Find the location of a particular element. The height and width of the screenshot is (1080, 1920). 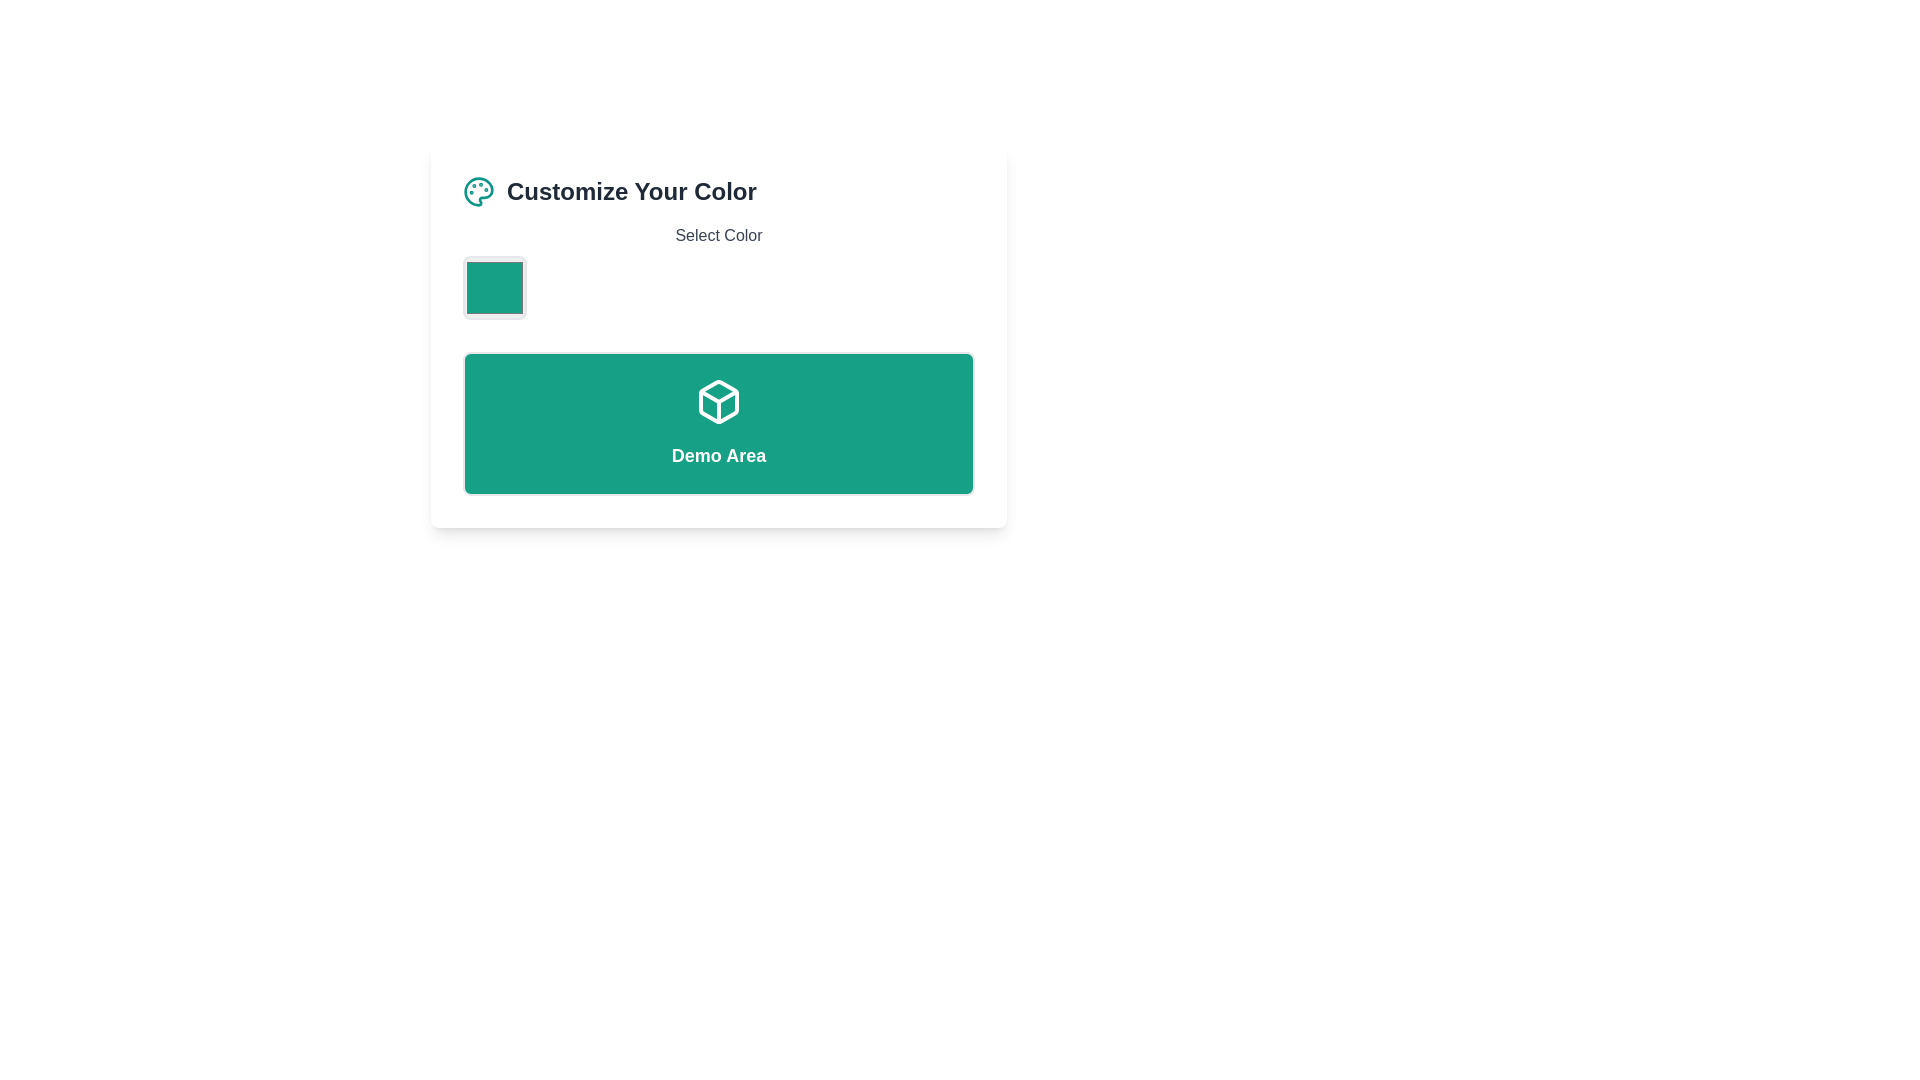

visual representation of the palette icon located to the left of the 'Customize Your Color' text block is located at coordinates (478, 192).